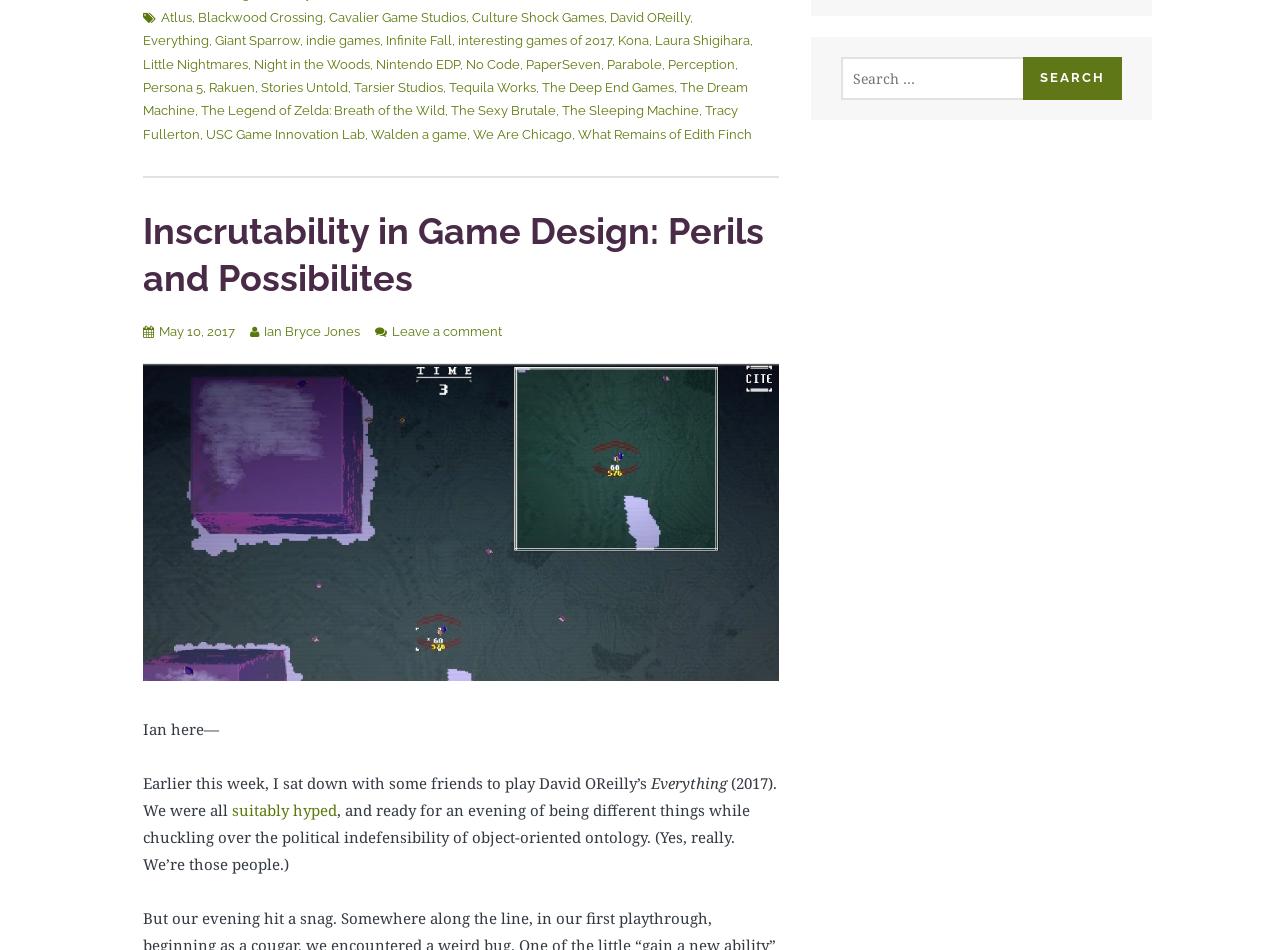  What do you see at coordinates (649, 16) in the screenshot?
I see `'David OReilly'` at bounding box center [649, 16].